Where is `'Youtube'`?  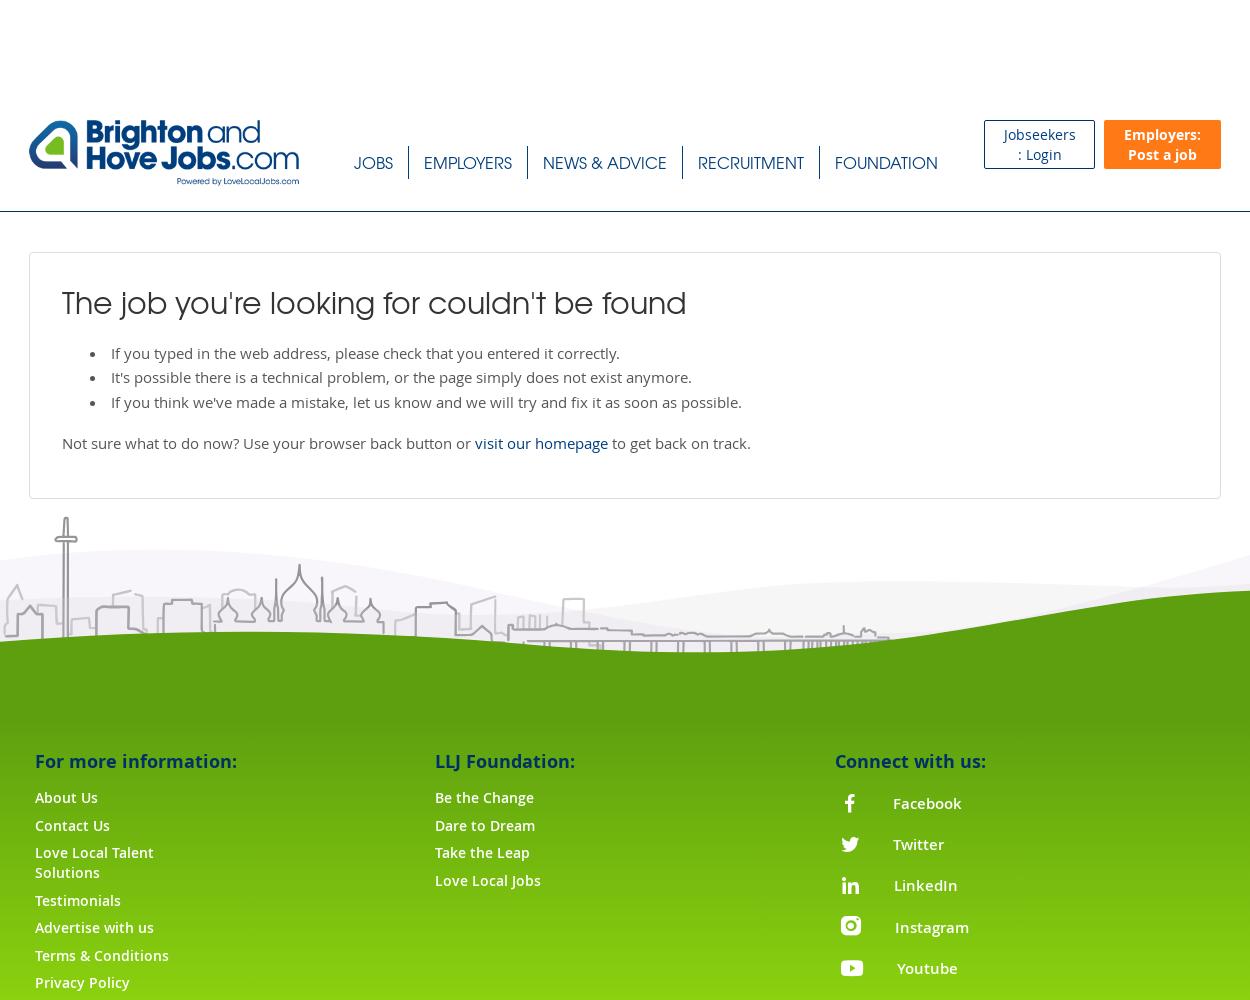 'Youtube' is located at coordinates (926, 967).